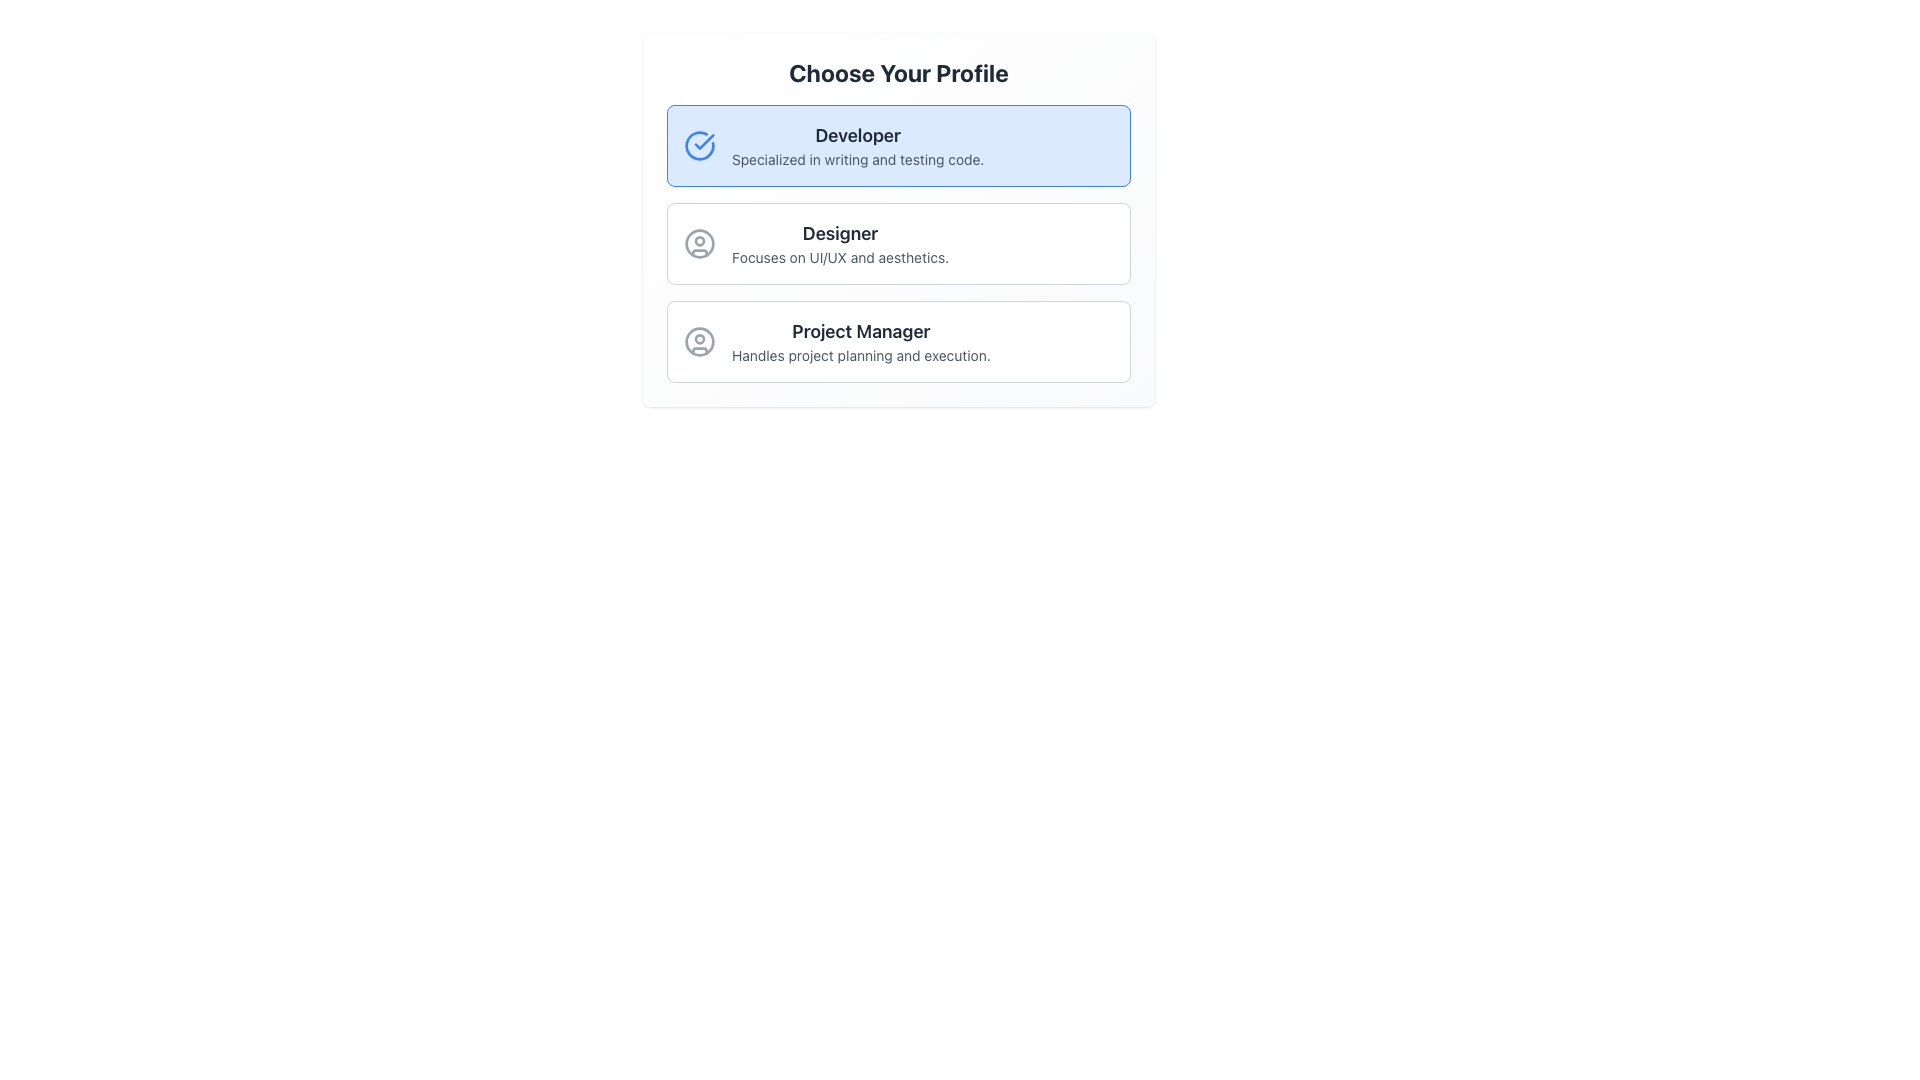  What do you see at coordinates (897, 242) in the screenshot?
I see `the 'Designer' selectable card` at bounding box center [897, 242].